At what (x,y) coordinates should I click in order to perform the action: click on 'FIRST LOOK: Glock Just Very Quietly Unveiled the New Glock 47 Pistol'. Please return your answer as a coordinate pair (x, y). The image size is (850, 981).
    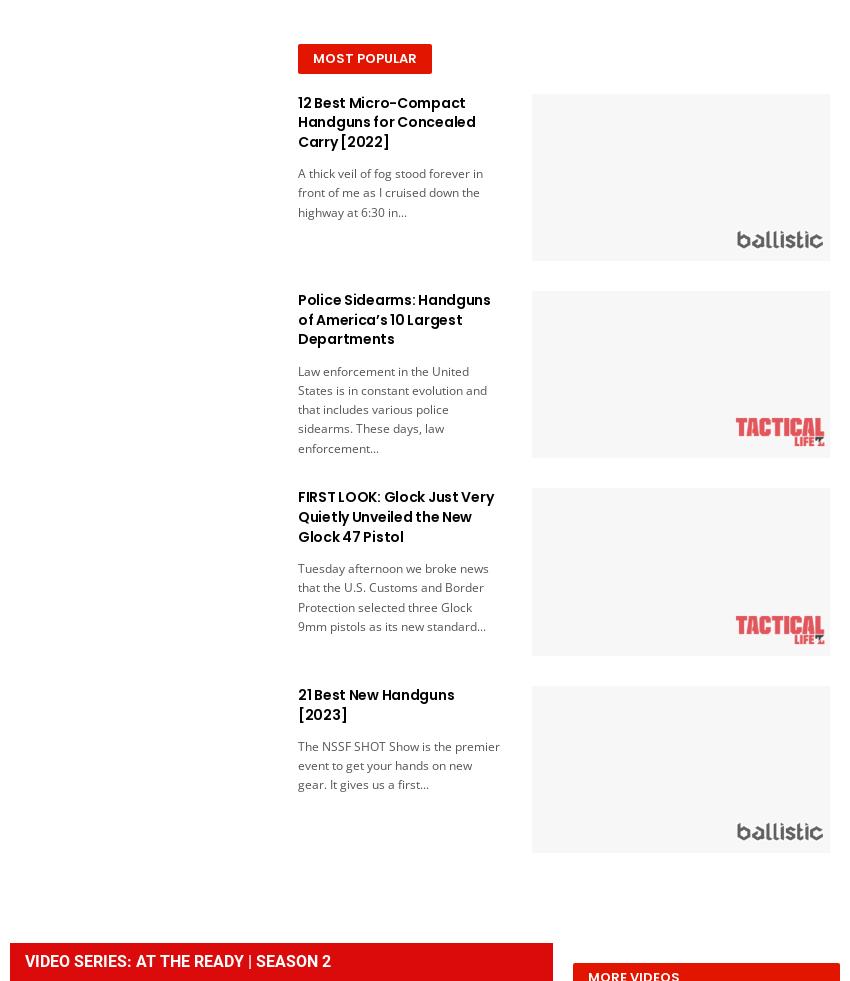
    Looking at the image, I should click on (295, 516).